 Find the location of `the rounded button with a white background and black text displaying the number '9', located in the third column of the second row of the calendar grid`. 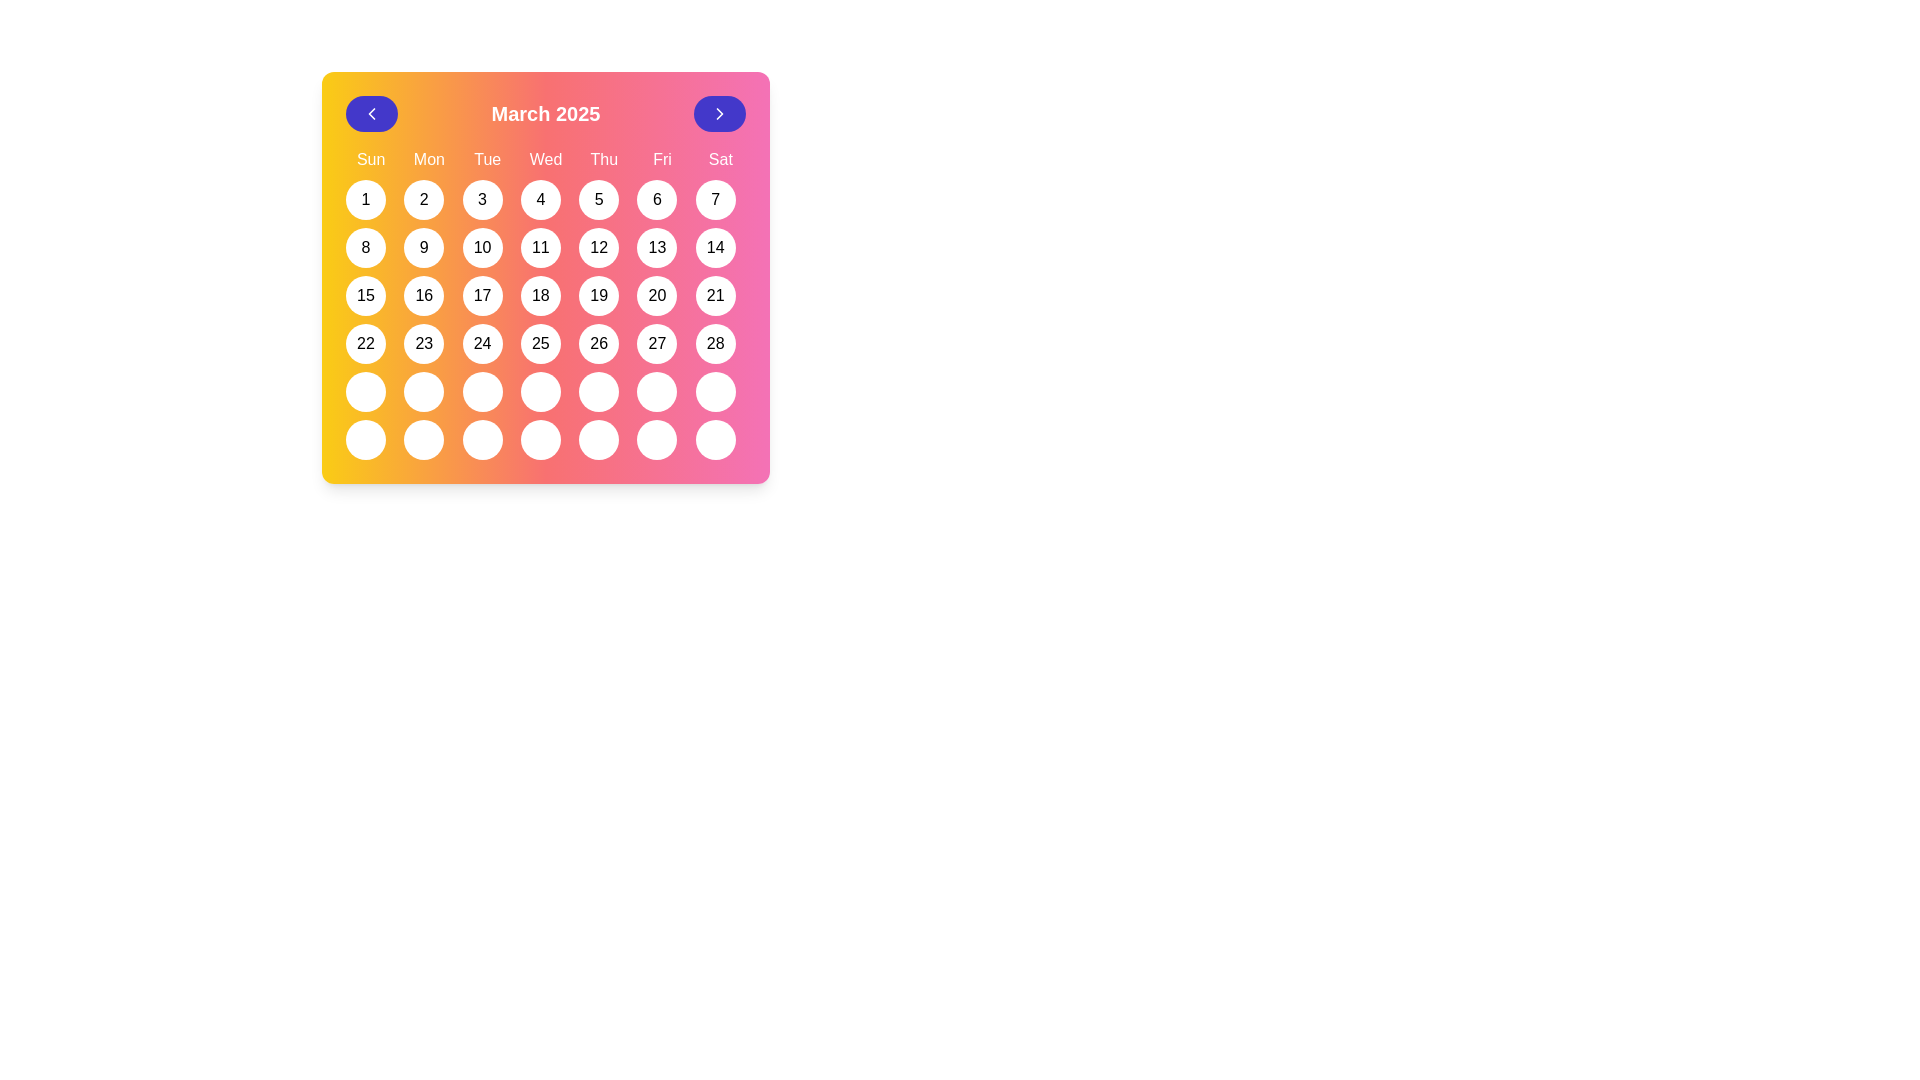

the rounded button with a white background and black text displaying the number '9', located in the third column of the second row of the calendar grid is located at coordinates (423, 246).